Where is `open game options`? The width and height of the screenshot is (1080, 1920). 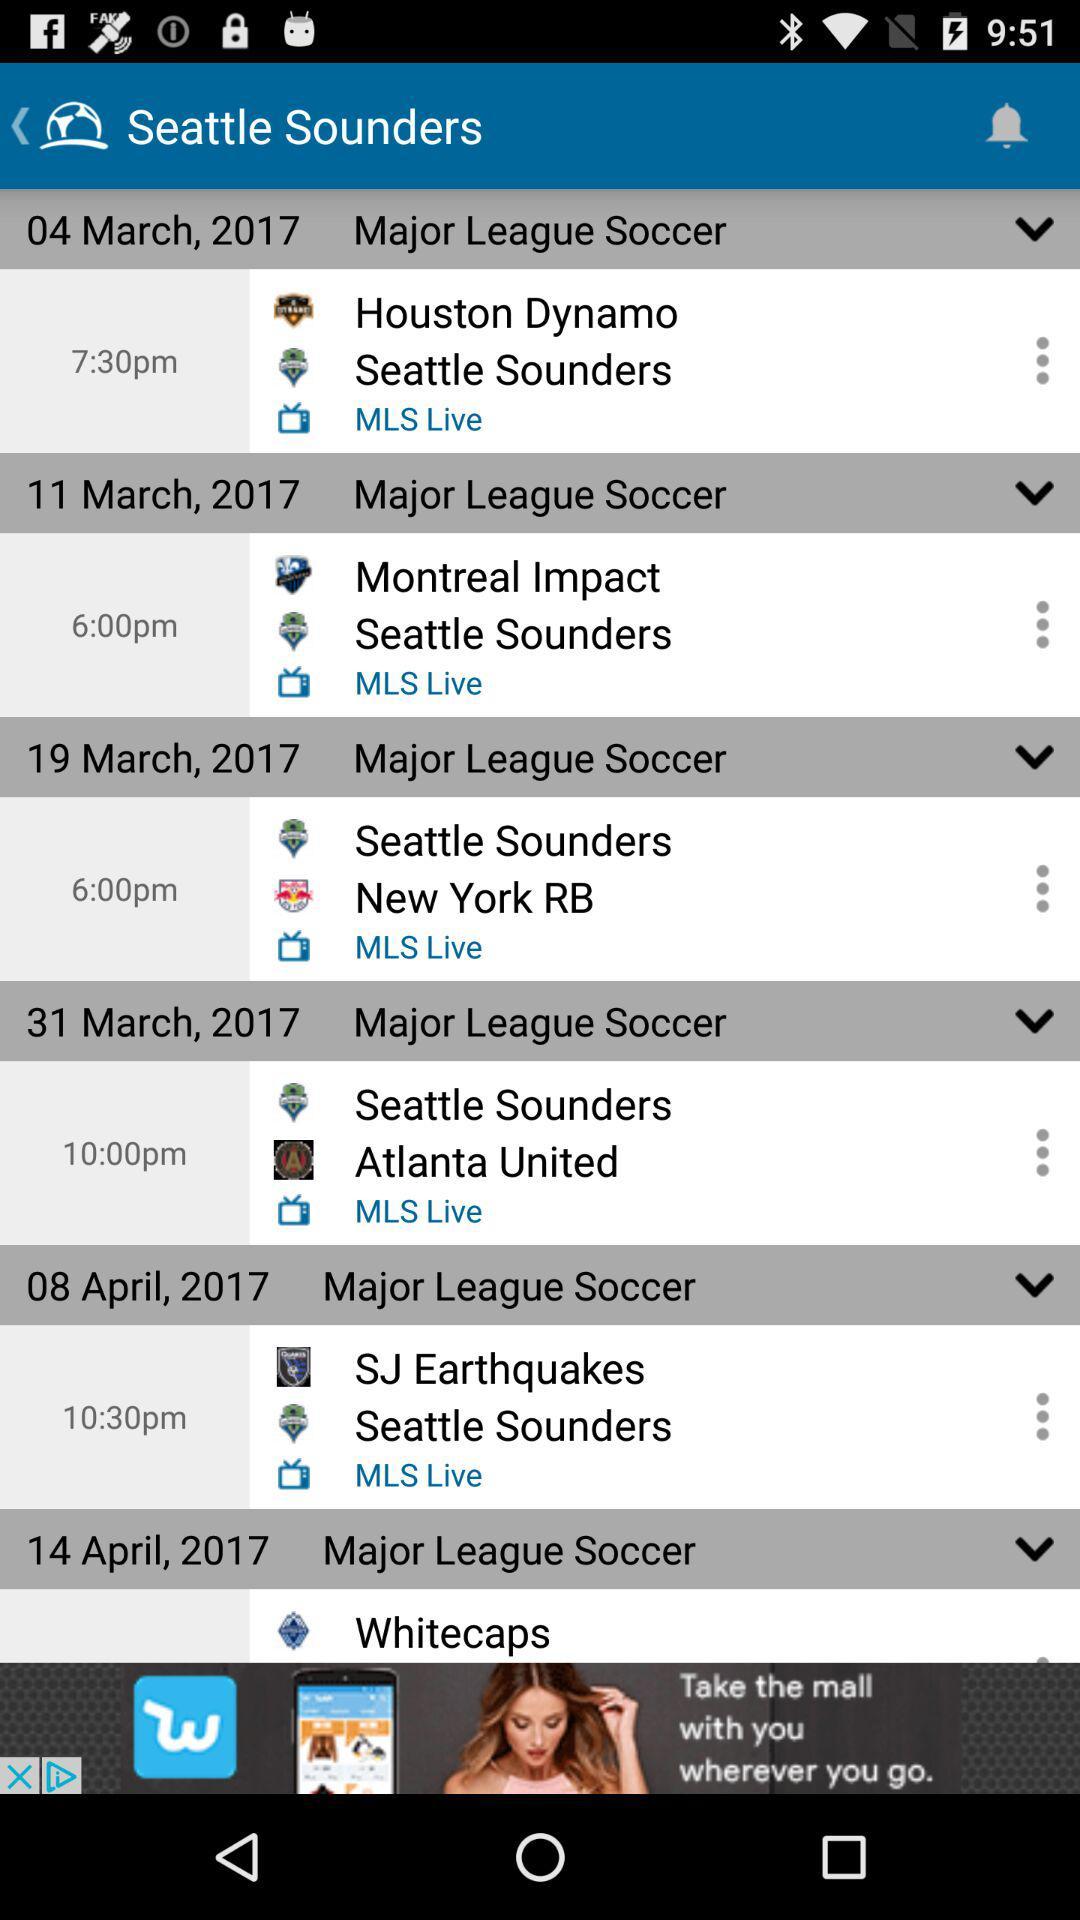 open game options is located at coordinates (1035, 623).